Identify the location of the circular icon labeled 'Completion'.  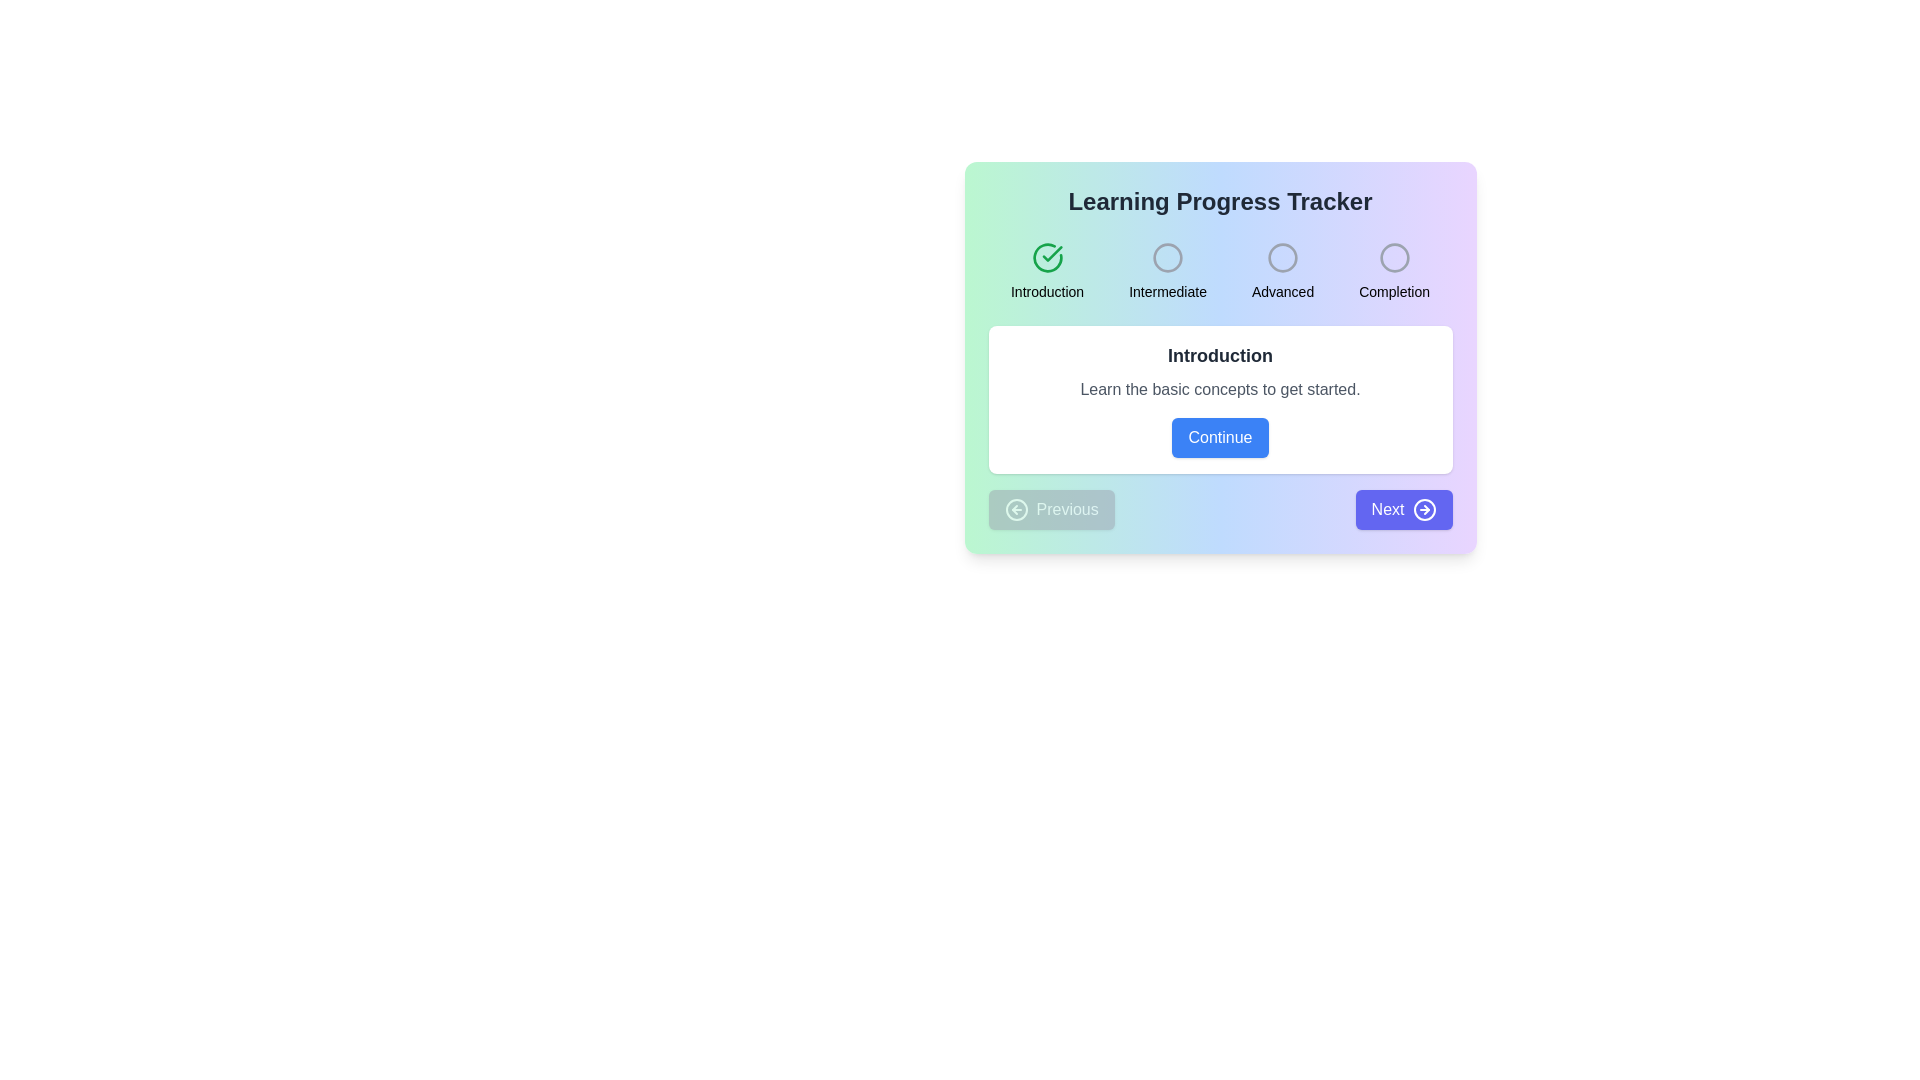
(1393, 272).